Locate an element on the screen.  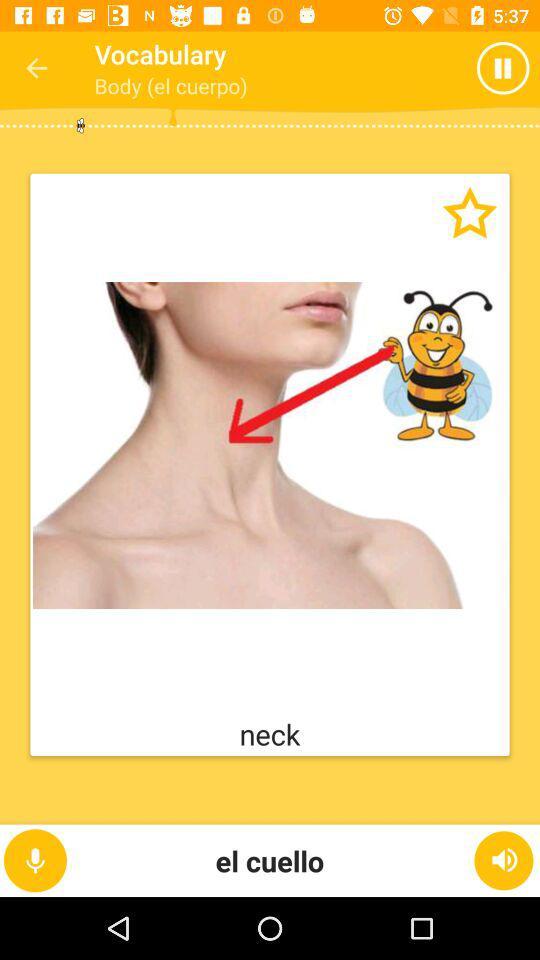
the item above the neck icon is located at coordinates (270, 445).